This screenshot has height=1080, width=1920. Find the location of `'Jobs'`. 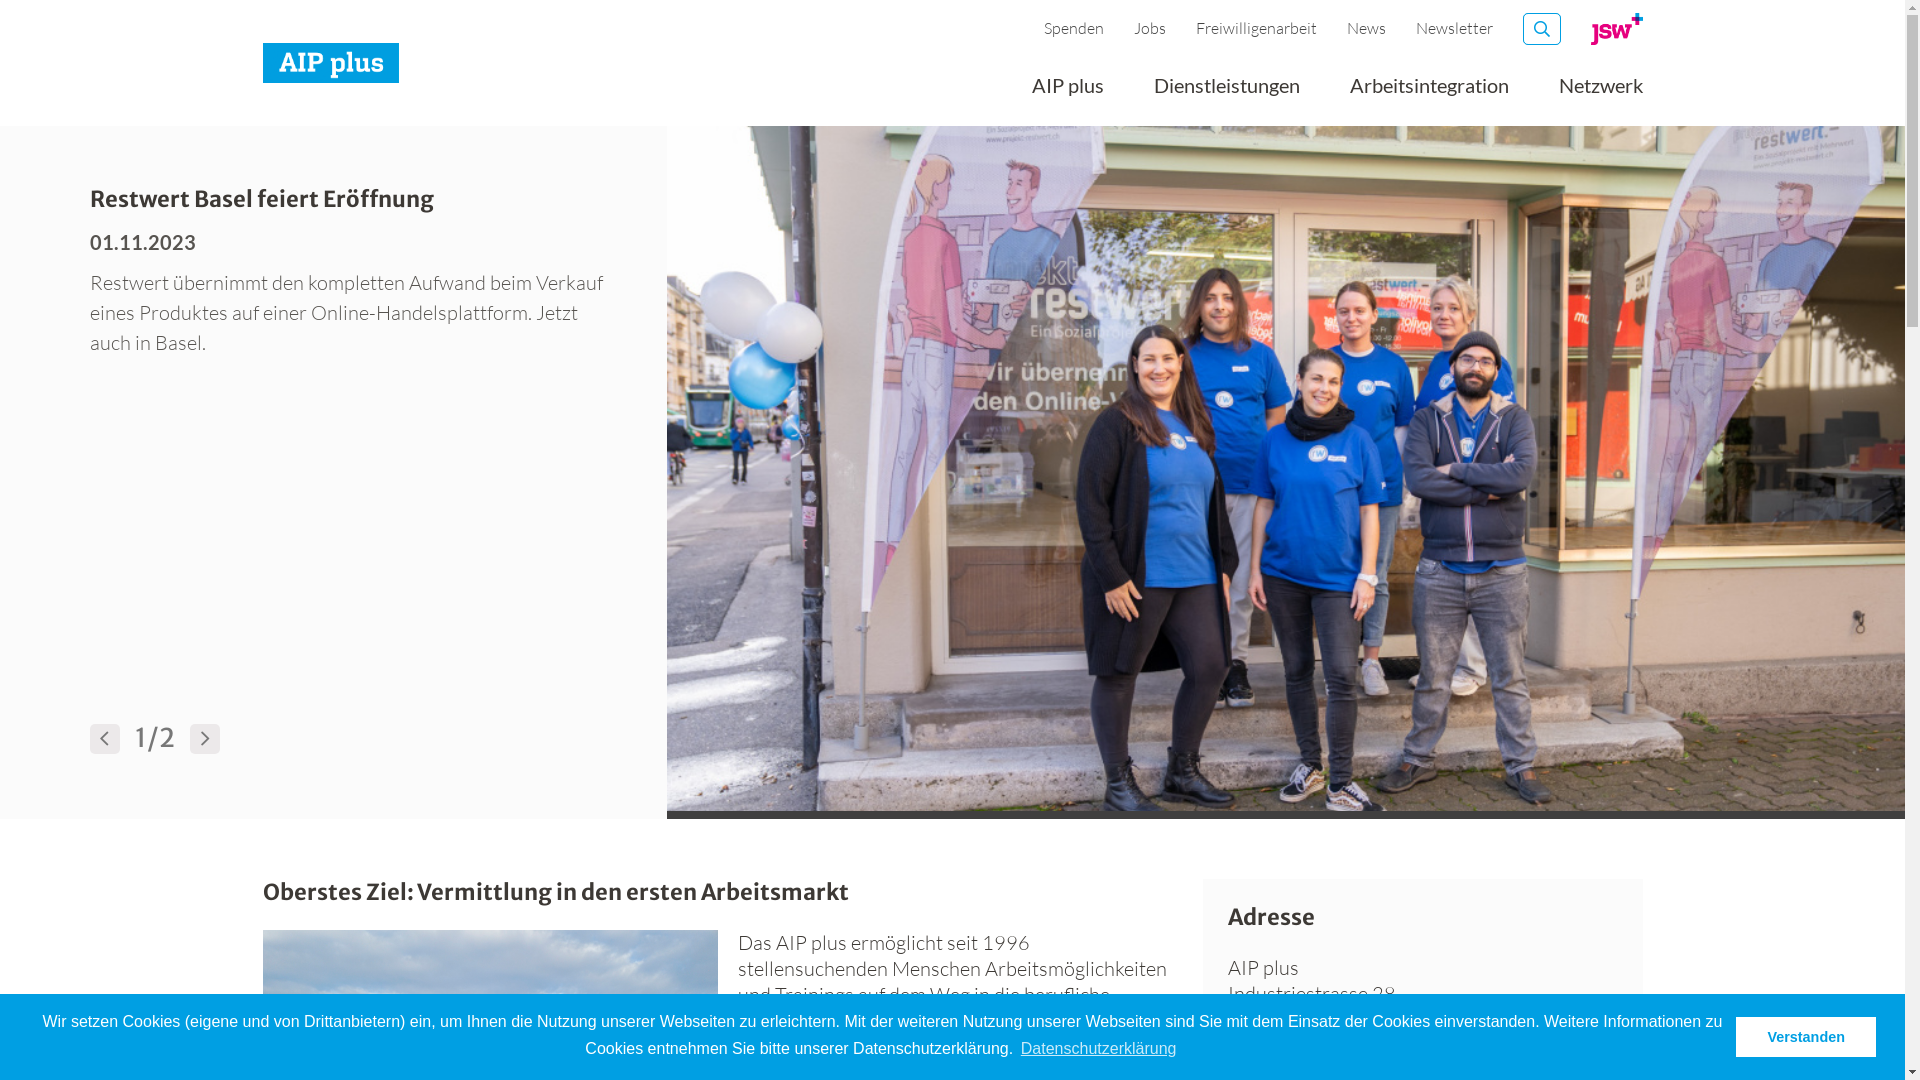

'Jobs' is located at coordinates (1150, 27).